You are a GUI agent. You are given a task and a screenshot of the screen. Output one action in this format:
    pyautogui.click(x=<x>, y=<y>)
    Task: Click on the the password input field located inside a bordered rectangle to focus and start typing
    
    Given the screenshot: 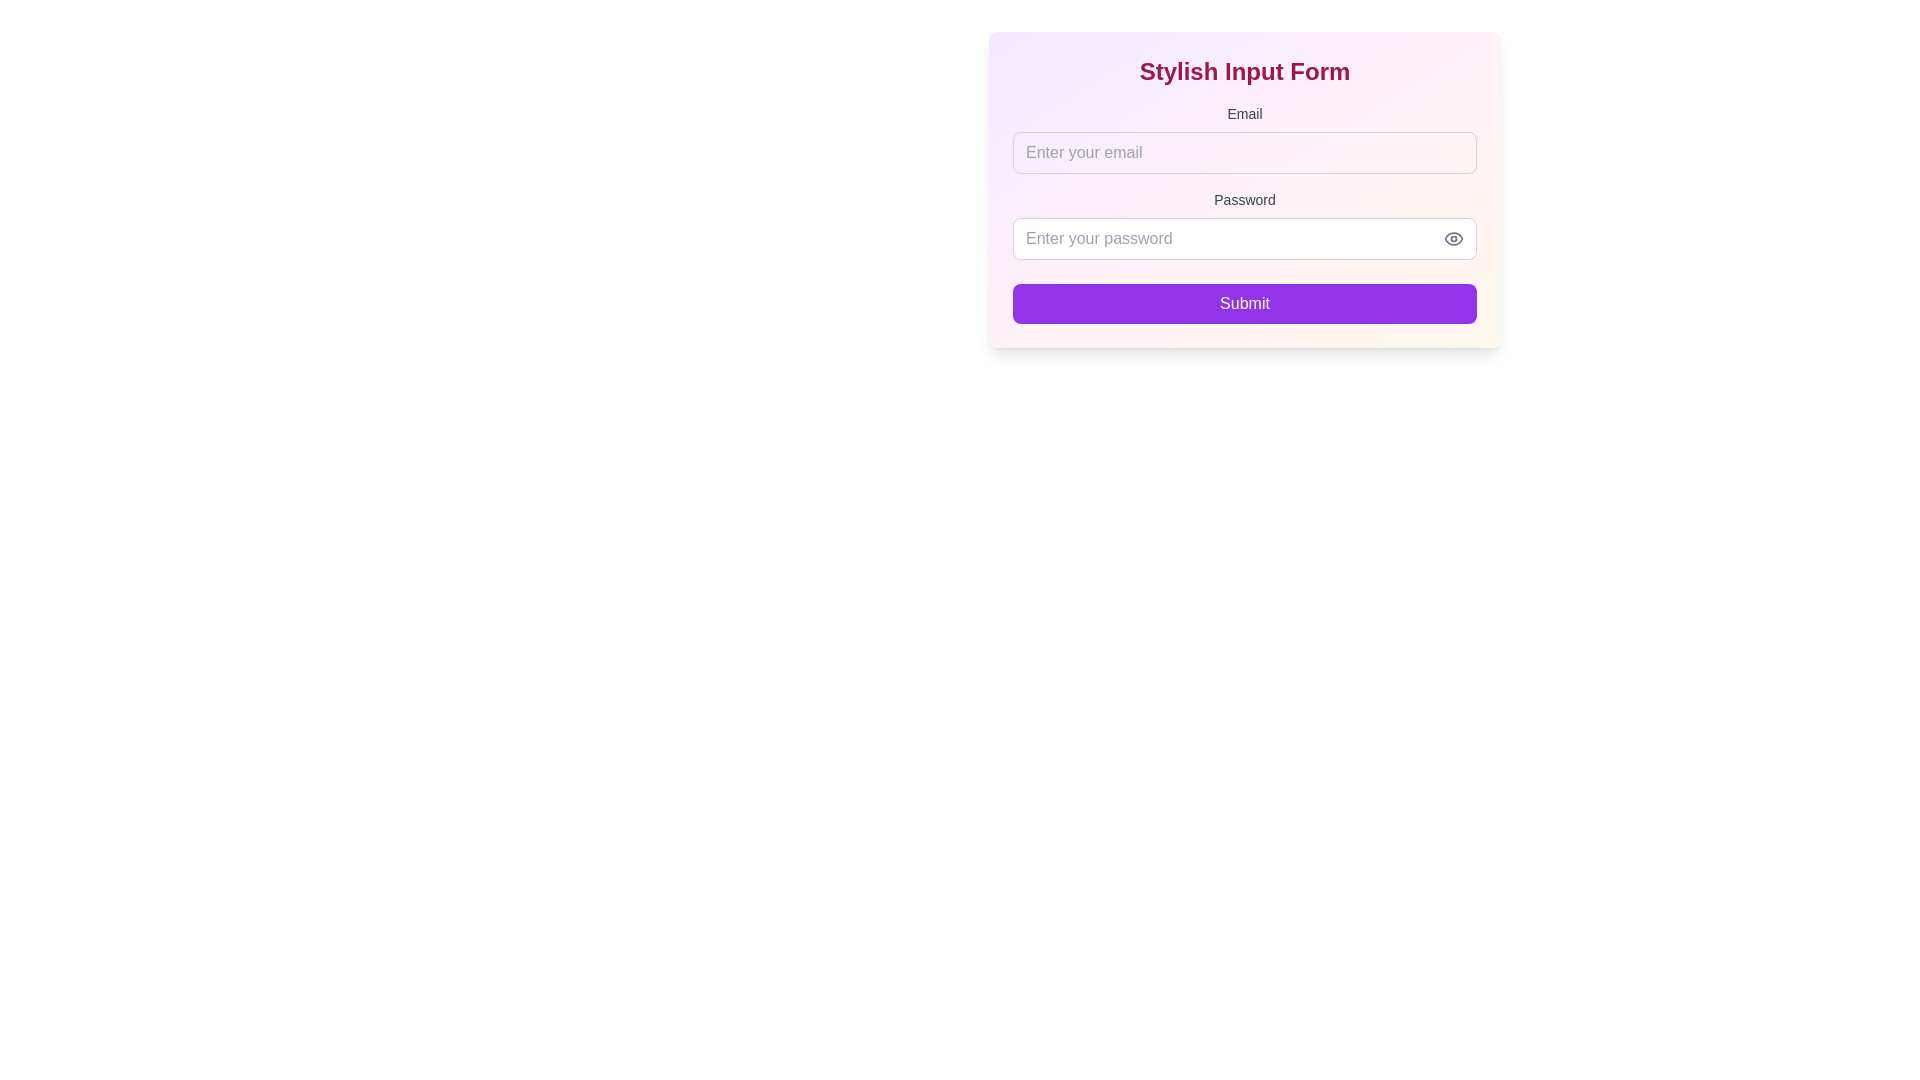 What is the action you would take?
    pyautogui.click(x=1229, y=238)
    